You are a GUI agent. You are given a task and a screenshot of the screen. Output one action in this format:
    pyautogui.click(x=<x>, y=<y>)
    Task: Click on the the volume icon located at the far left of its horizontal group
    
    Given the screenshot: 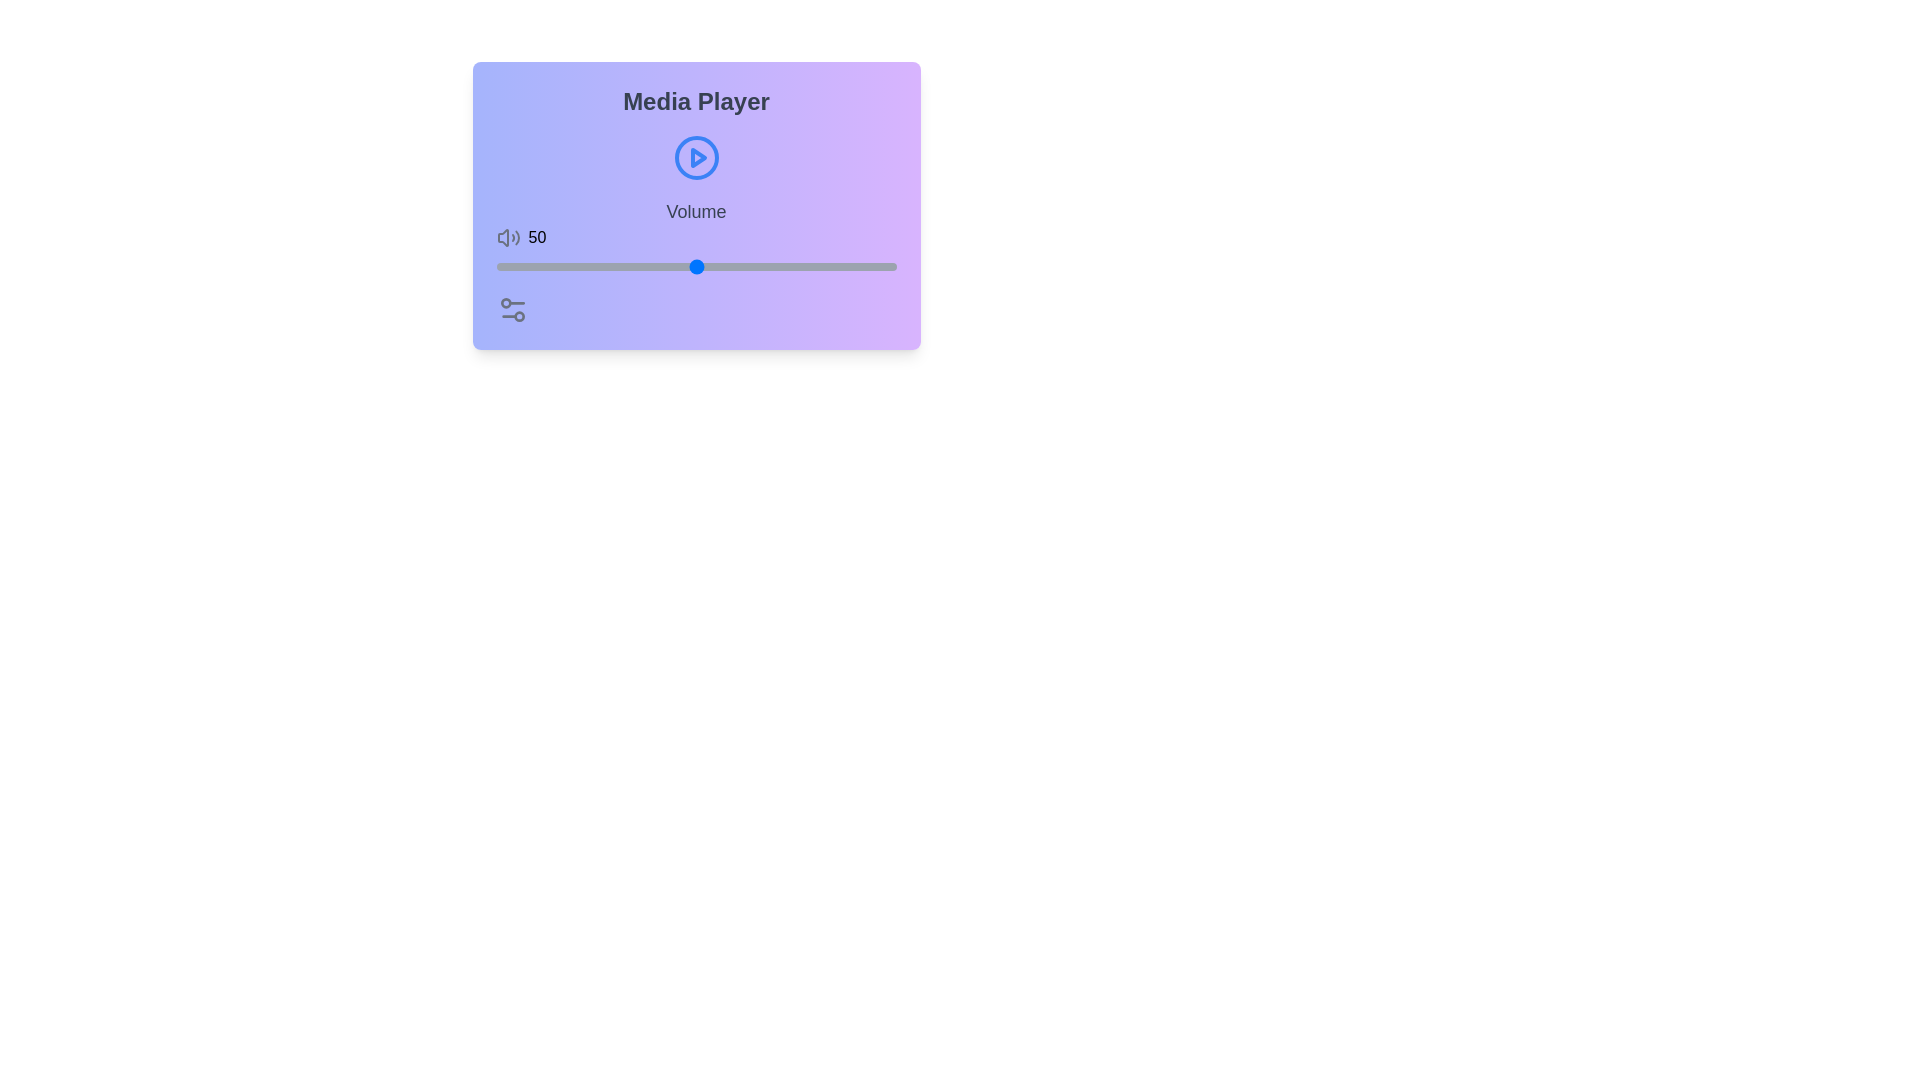 What is the action you would take?
    pyautogui.click(x=508, y=237)
    